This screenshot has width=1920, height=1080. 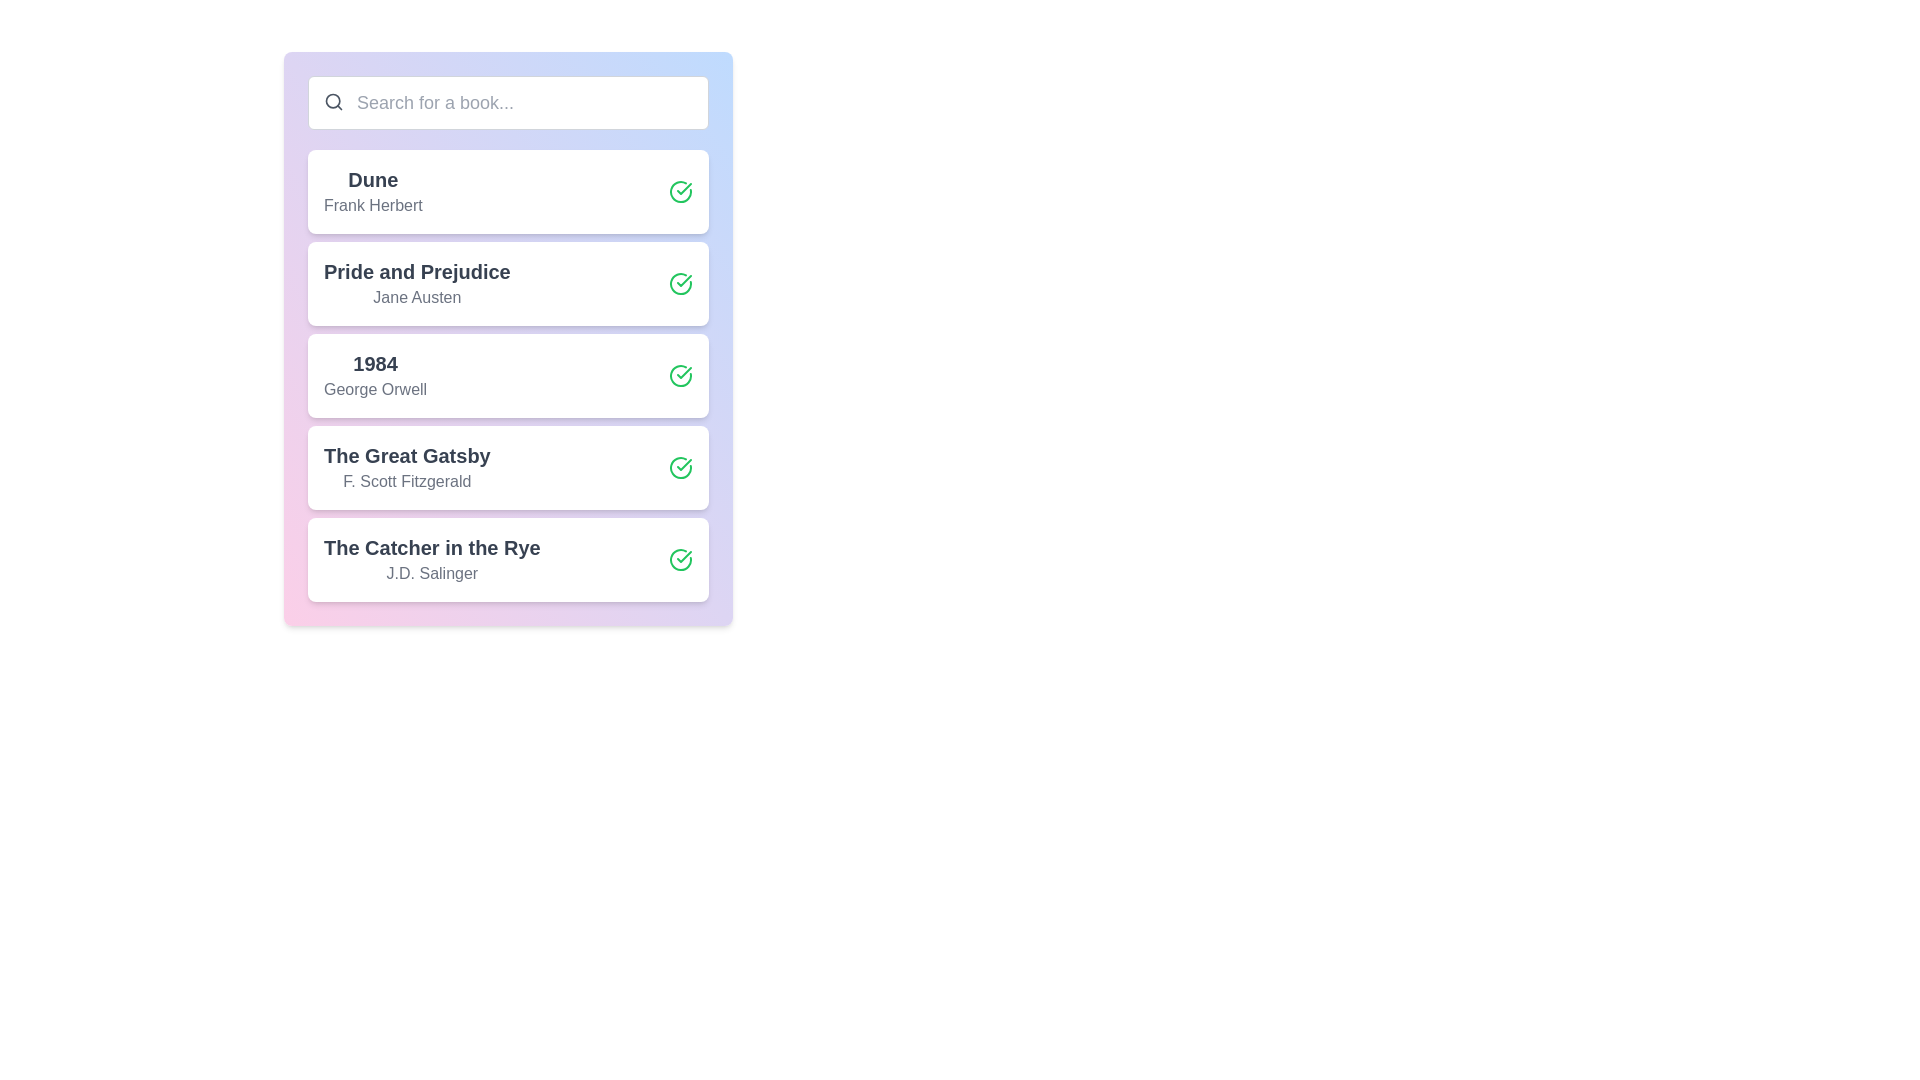 I want to click on the text label containing 'Dune', which is styled in bold gray (#4B5563) and positioned above 'Frank Herbert' in the list of clickable items, so click(x=373, y=180).